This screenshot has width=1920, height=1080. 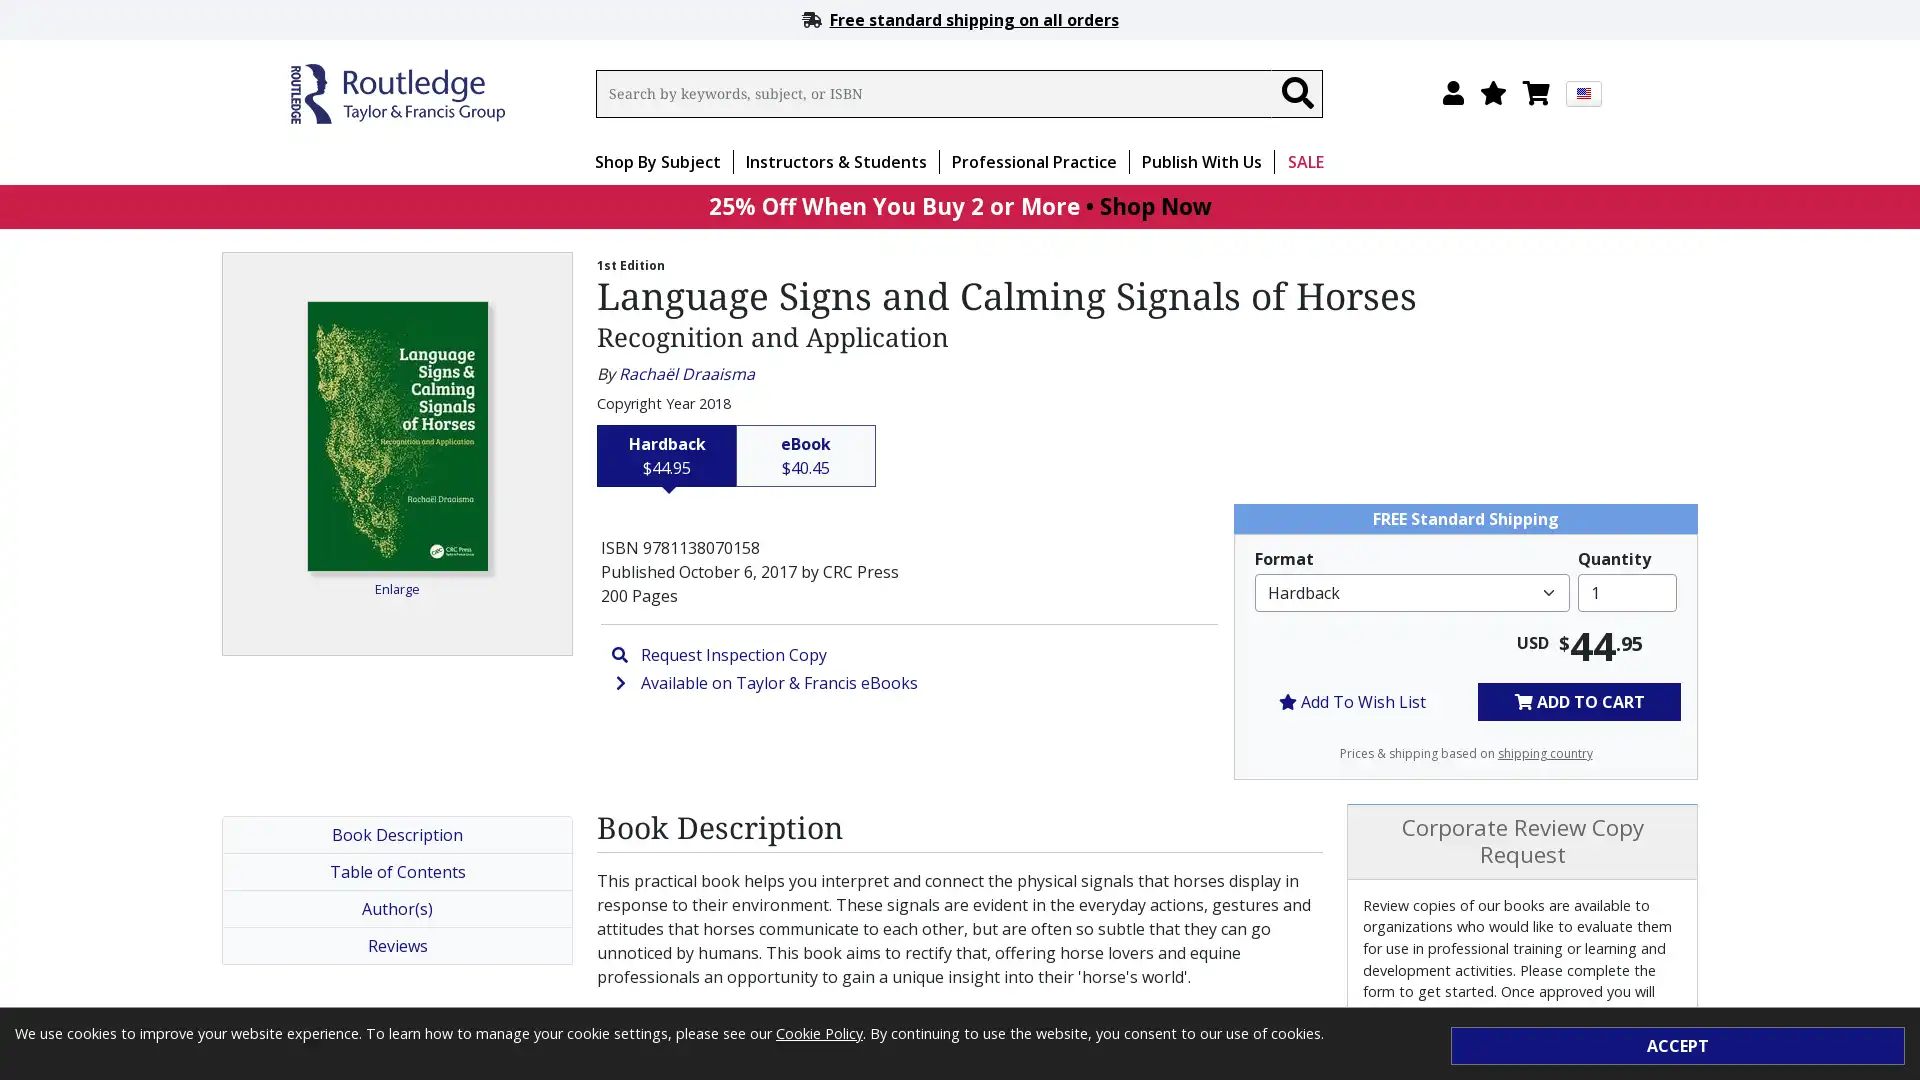 What do you see at coordinates (1296, 93) in the screenshot?
I see `Search` at bounding box center [1296, 93].